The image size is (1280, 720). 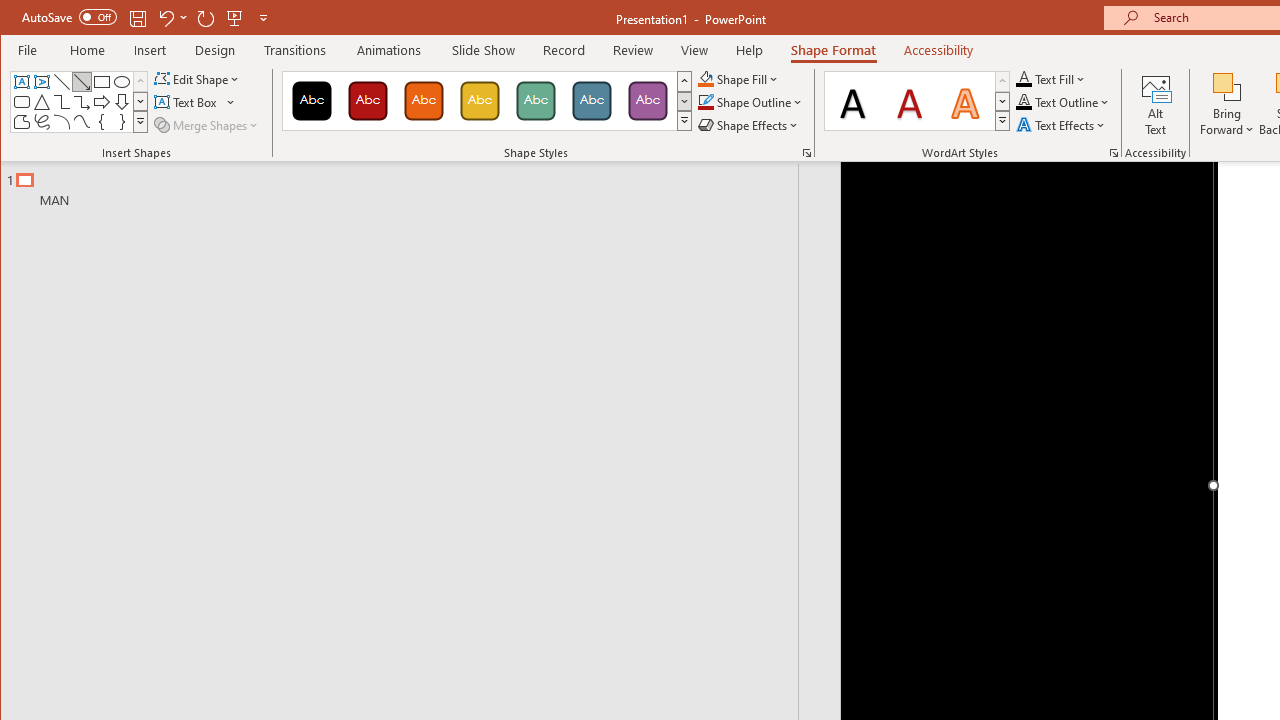 I want to click on 'Arrow: Down', so click(x=121, y=102).